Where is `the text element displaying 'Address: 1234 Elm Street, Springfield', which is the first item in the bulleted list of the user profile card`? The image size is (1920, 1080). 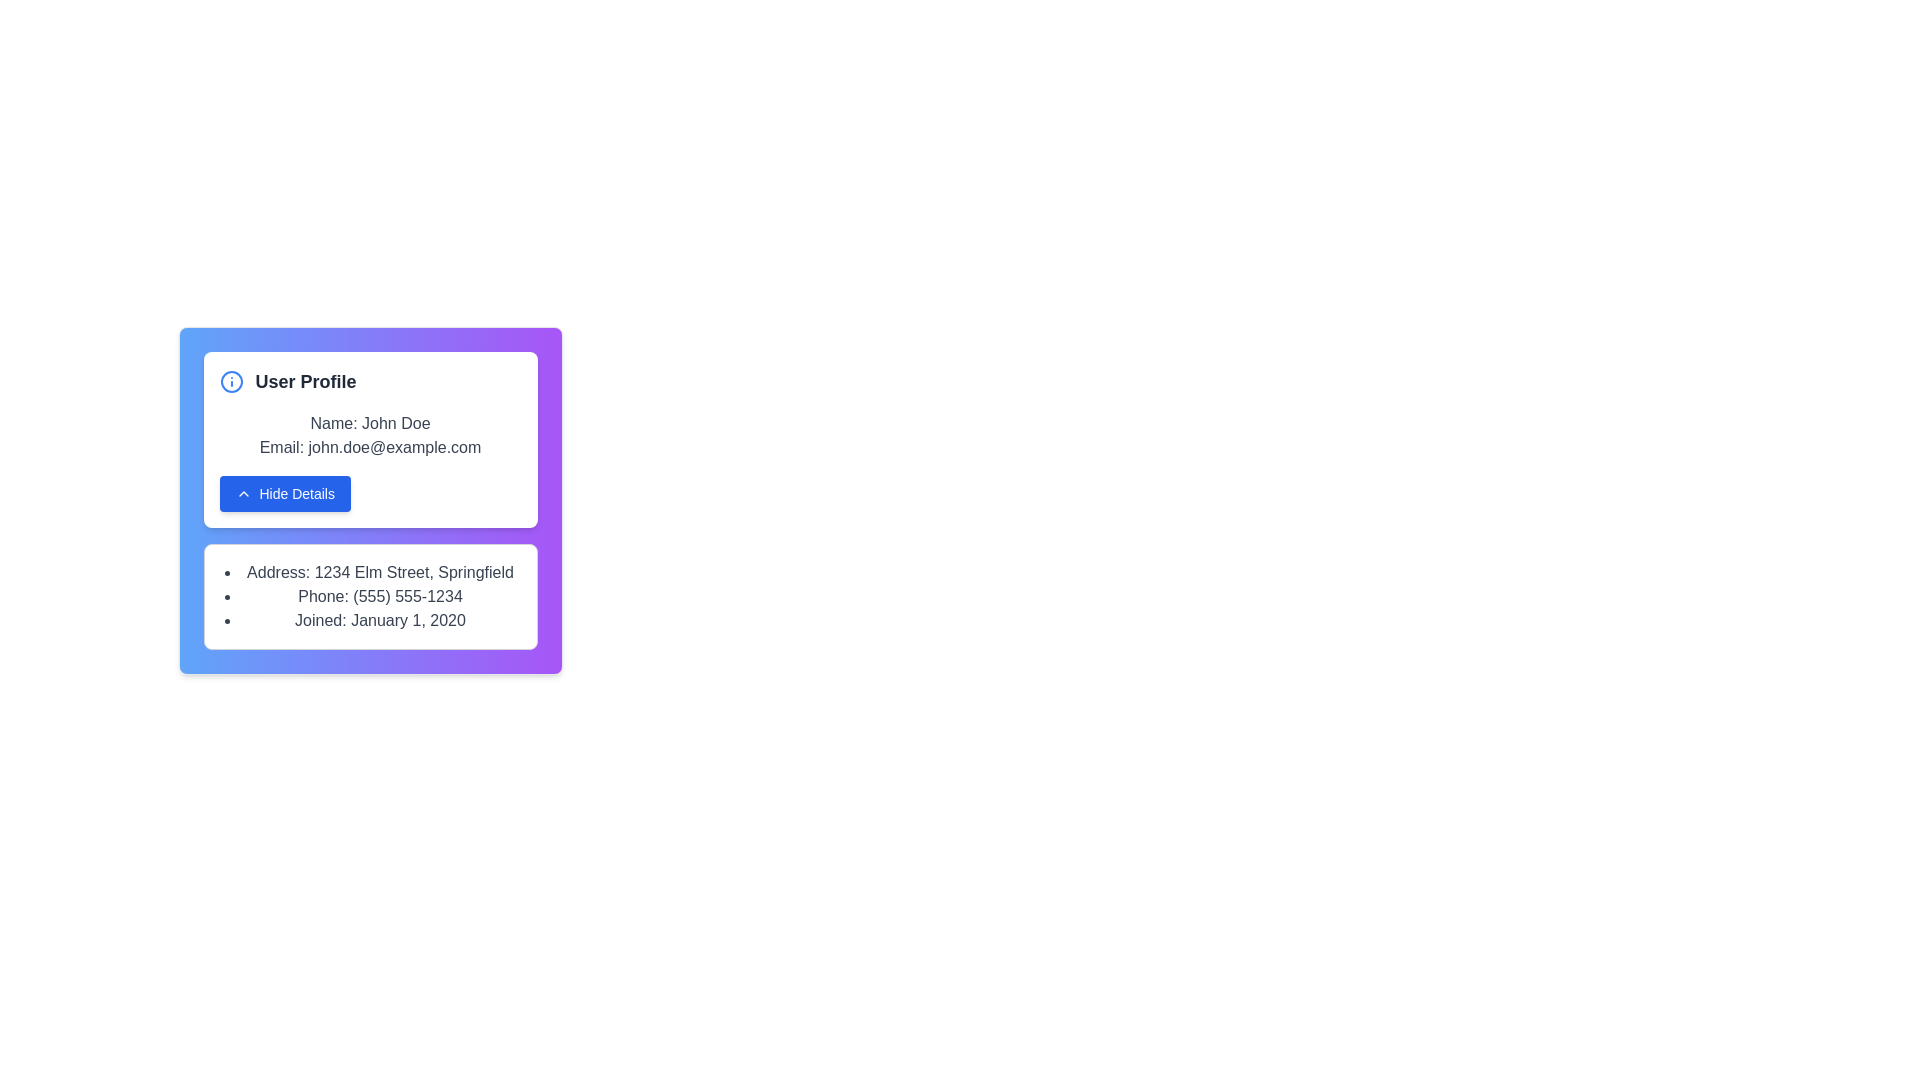 the text element displaying 'Address: 1234 Elm Street, Springfield', which is the first item in the bulleted list of the user profile card is located at coordinates (380, 573).